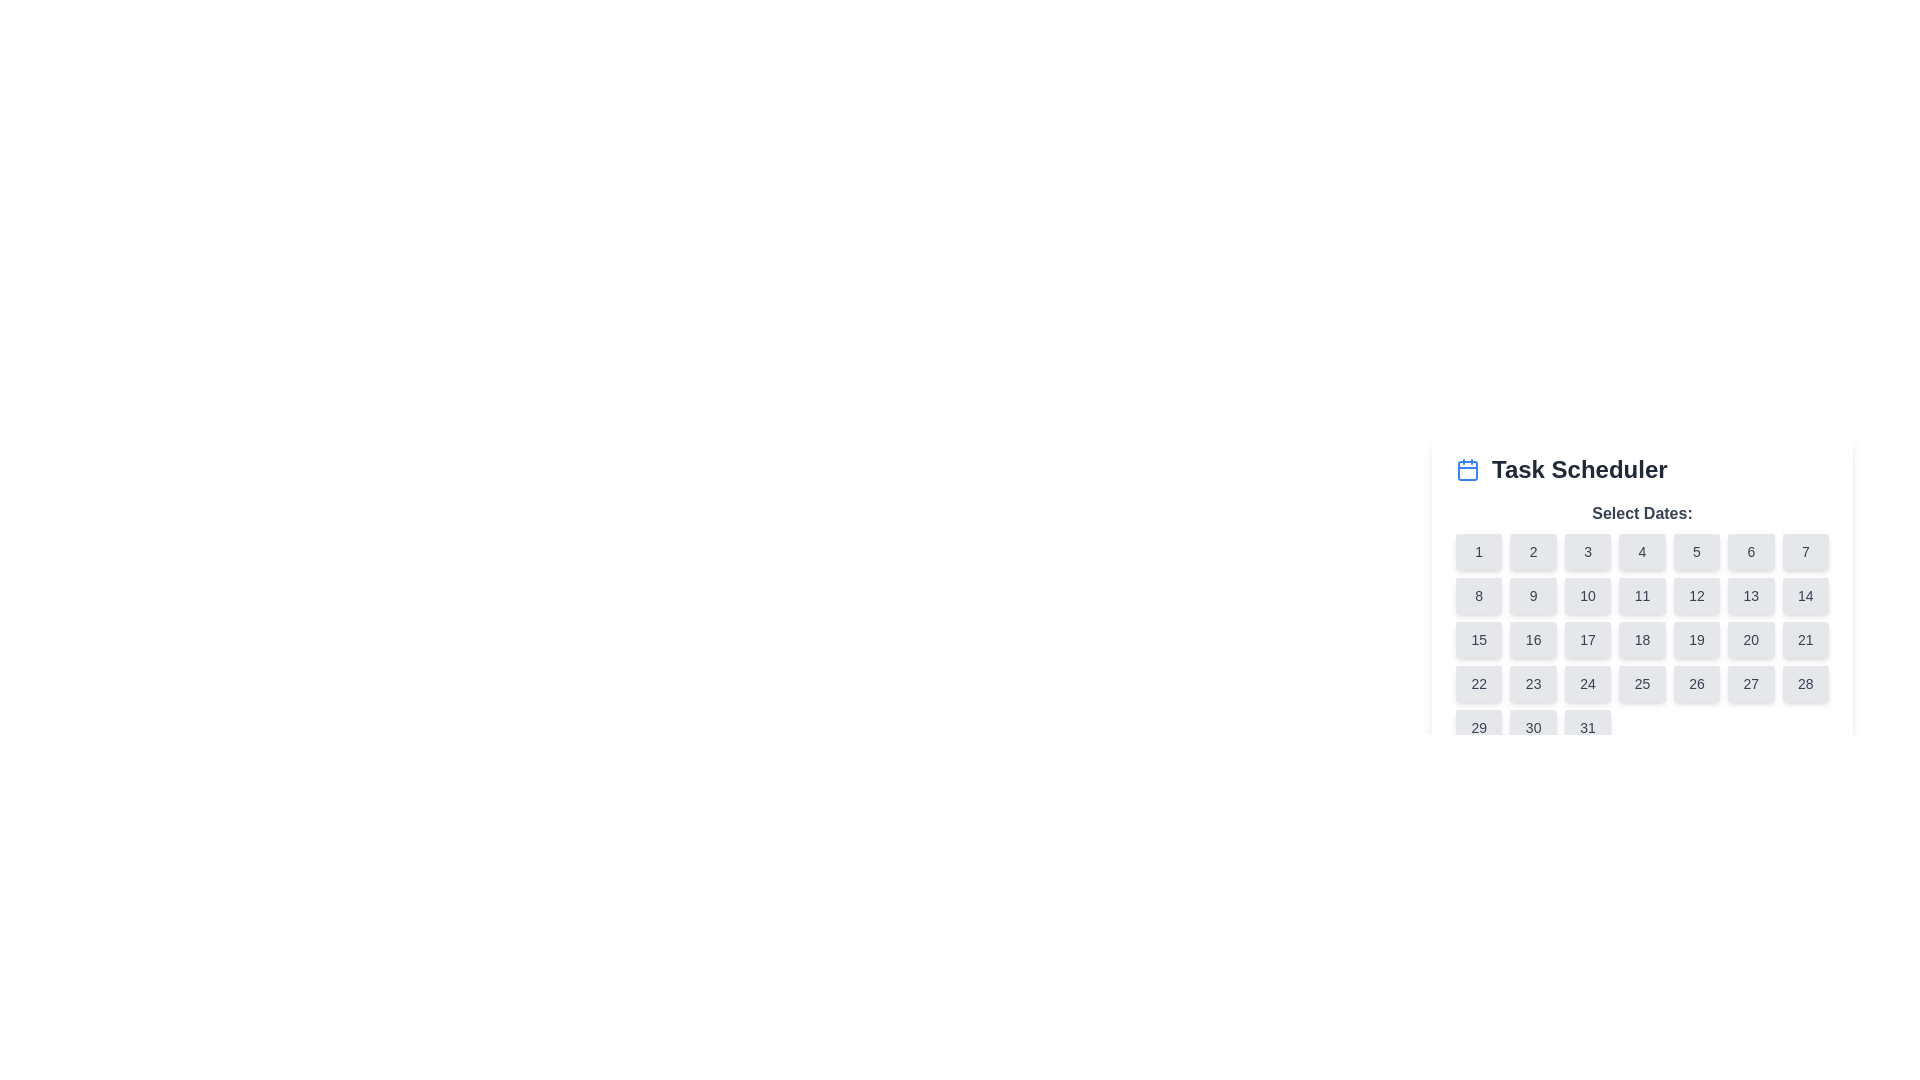 The width and height of the screenshot is (1920, 1080). Describe the element at coordinates (1642, 595) in the screenshot. I see `the 11th day button in the calendar interface, located in the second row and fourth column of the grid` at that location.